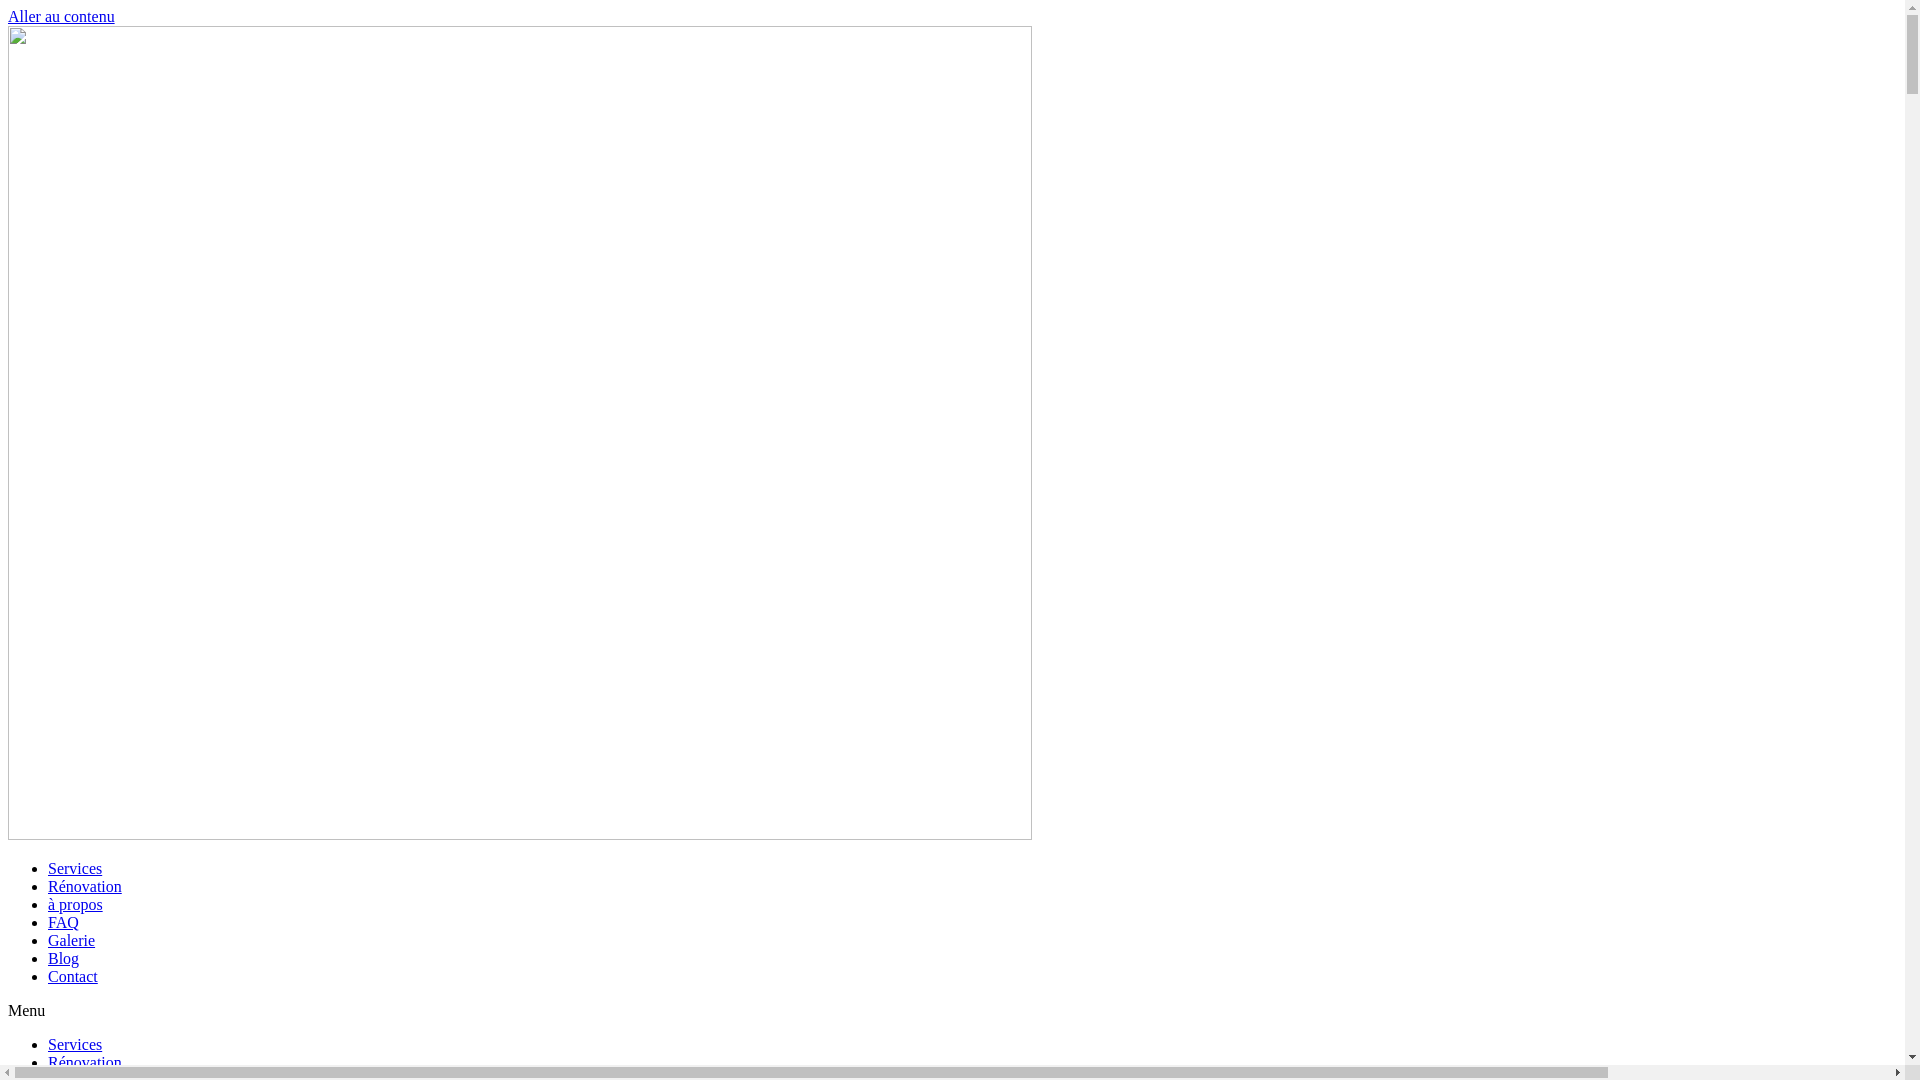 The image size is (1920, 1080). I want to click on 'Galerie', so click(71, 940).